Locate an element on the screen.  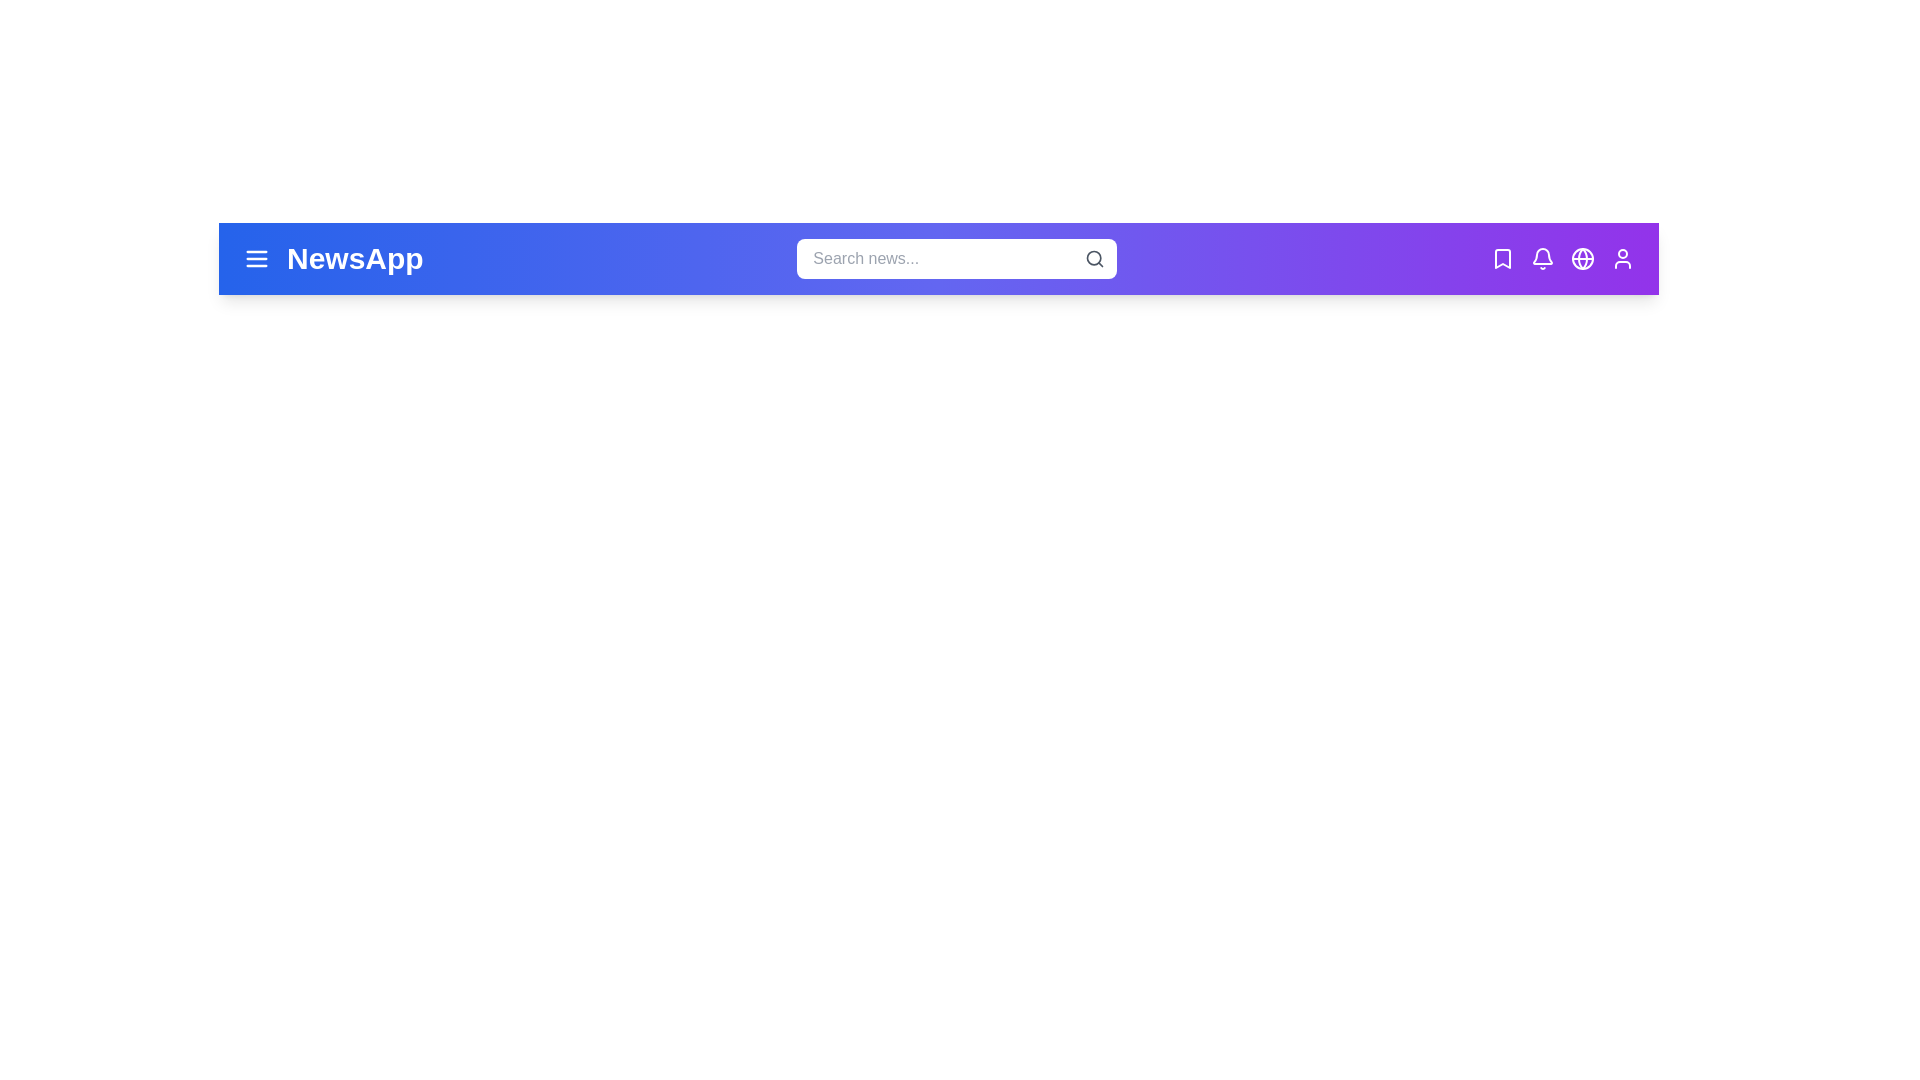
the bookmark icon to access bookmarks is located at coordinates (1502, 257).